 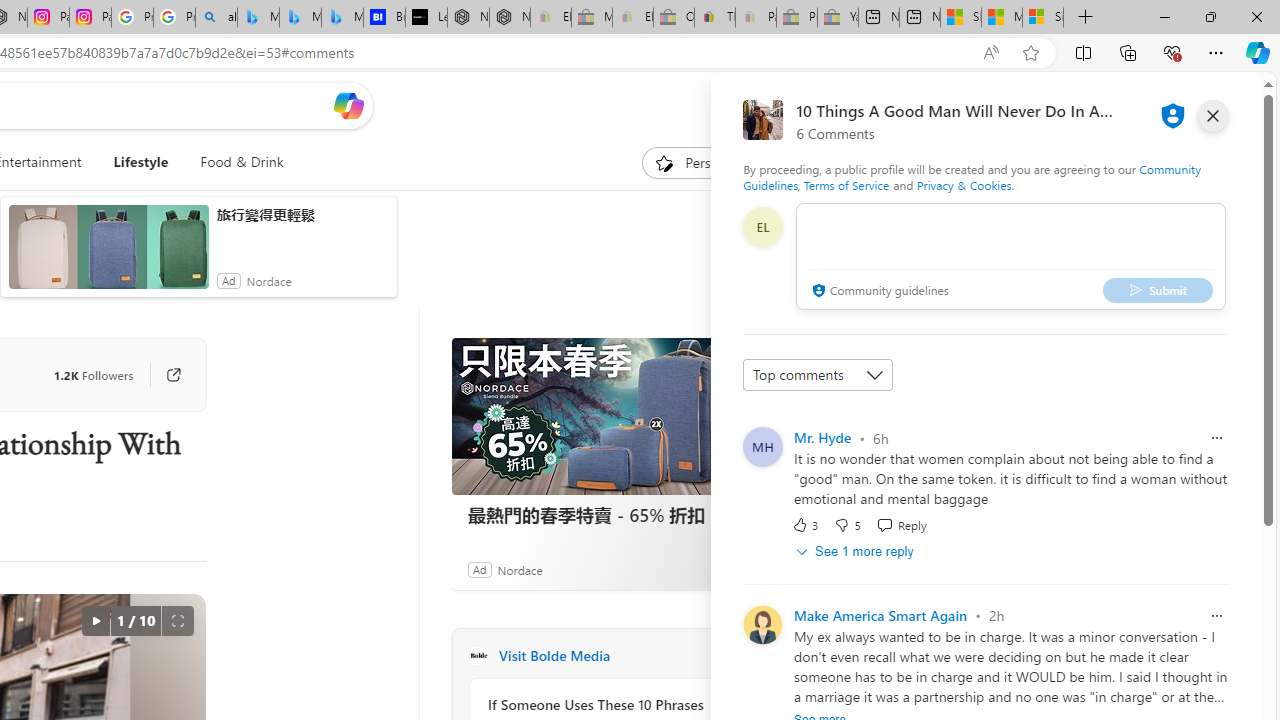 What do you see at coordinates (880, 614) in the screenshot?
I see `'Make America Smart Again'` at bounding box center [880, 614].